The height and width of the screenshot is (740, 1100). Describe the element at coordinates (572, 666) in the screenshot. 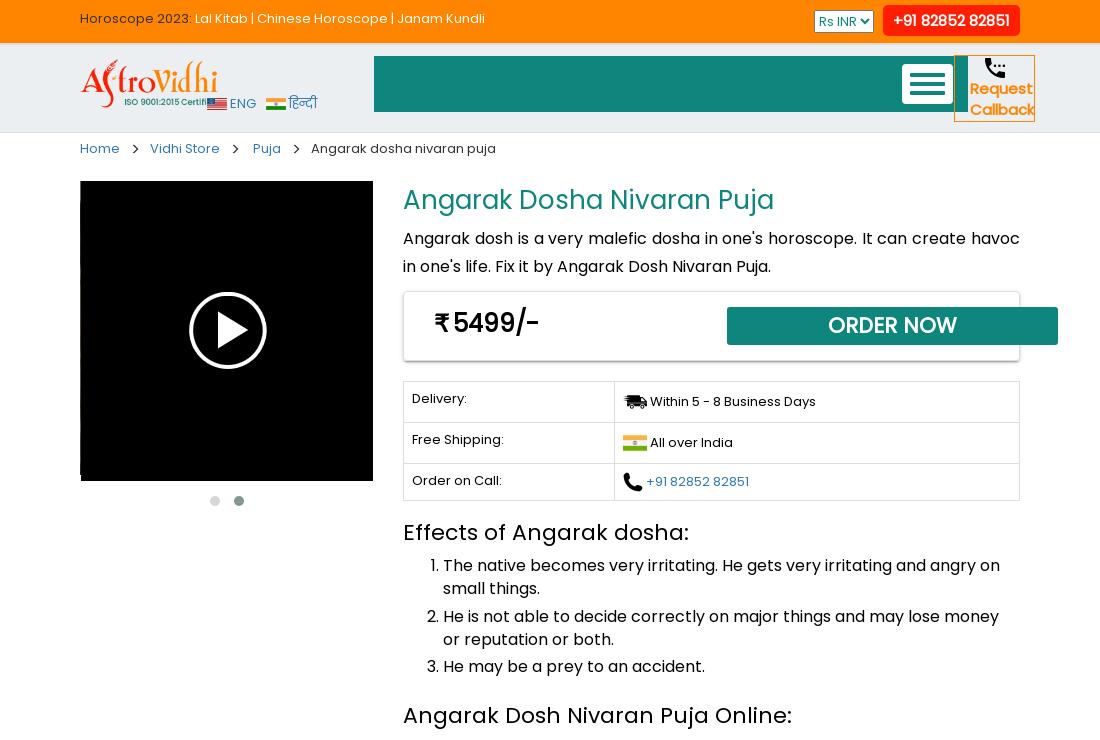

I see `'He may be a prey to an accident.'` at that location.